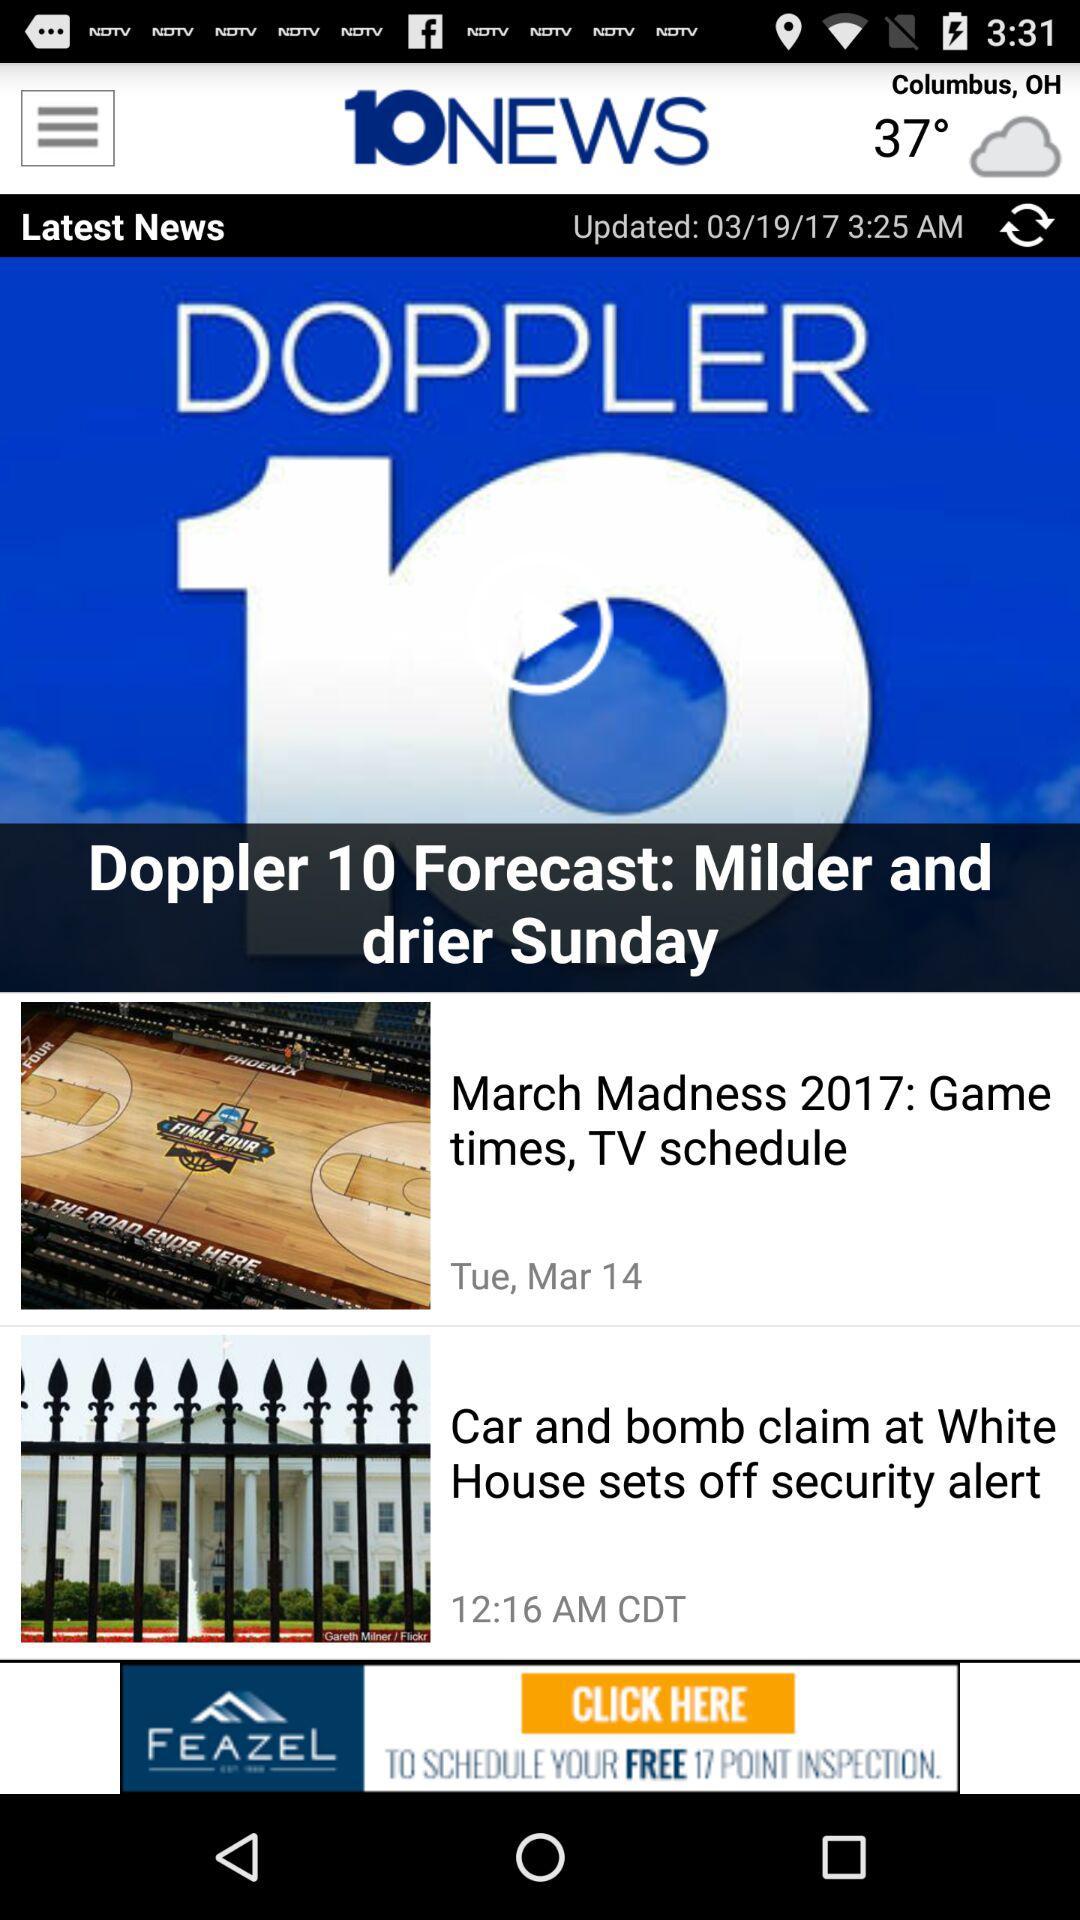 This screenshot has height=1920, width=1080. I want to click on news, so click(540, 127).